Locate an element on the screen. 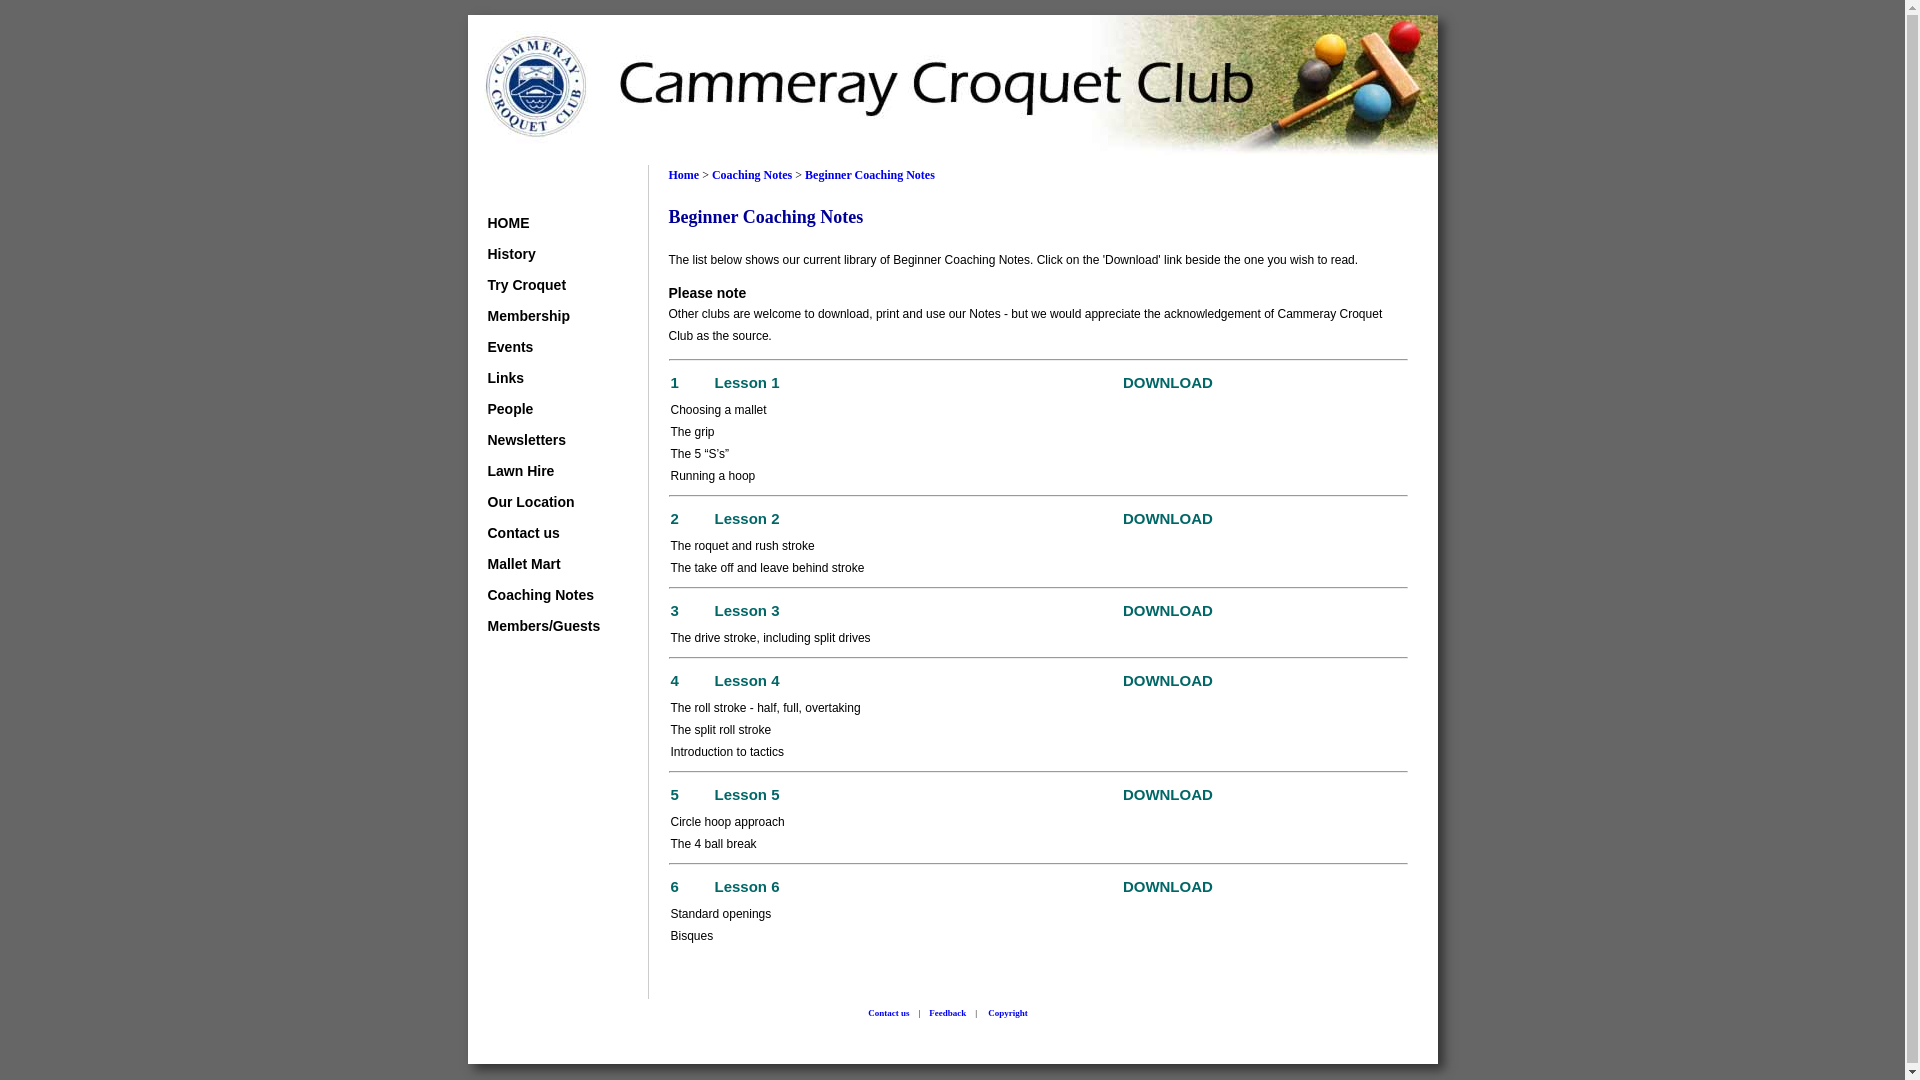 The height and width of the screenshot is (1080, 1920). 'Lawn Hire' is located at coordinates (546, 470).